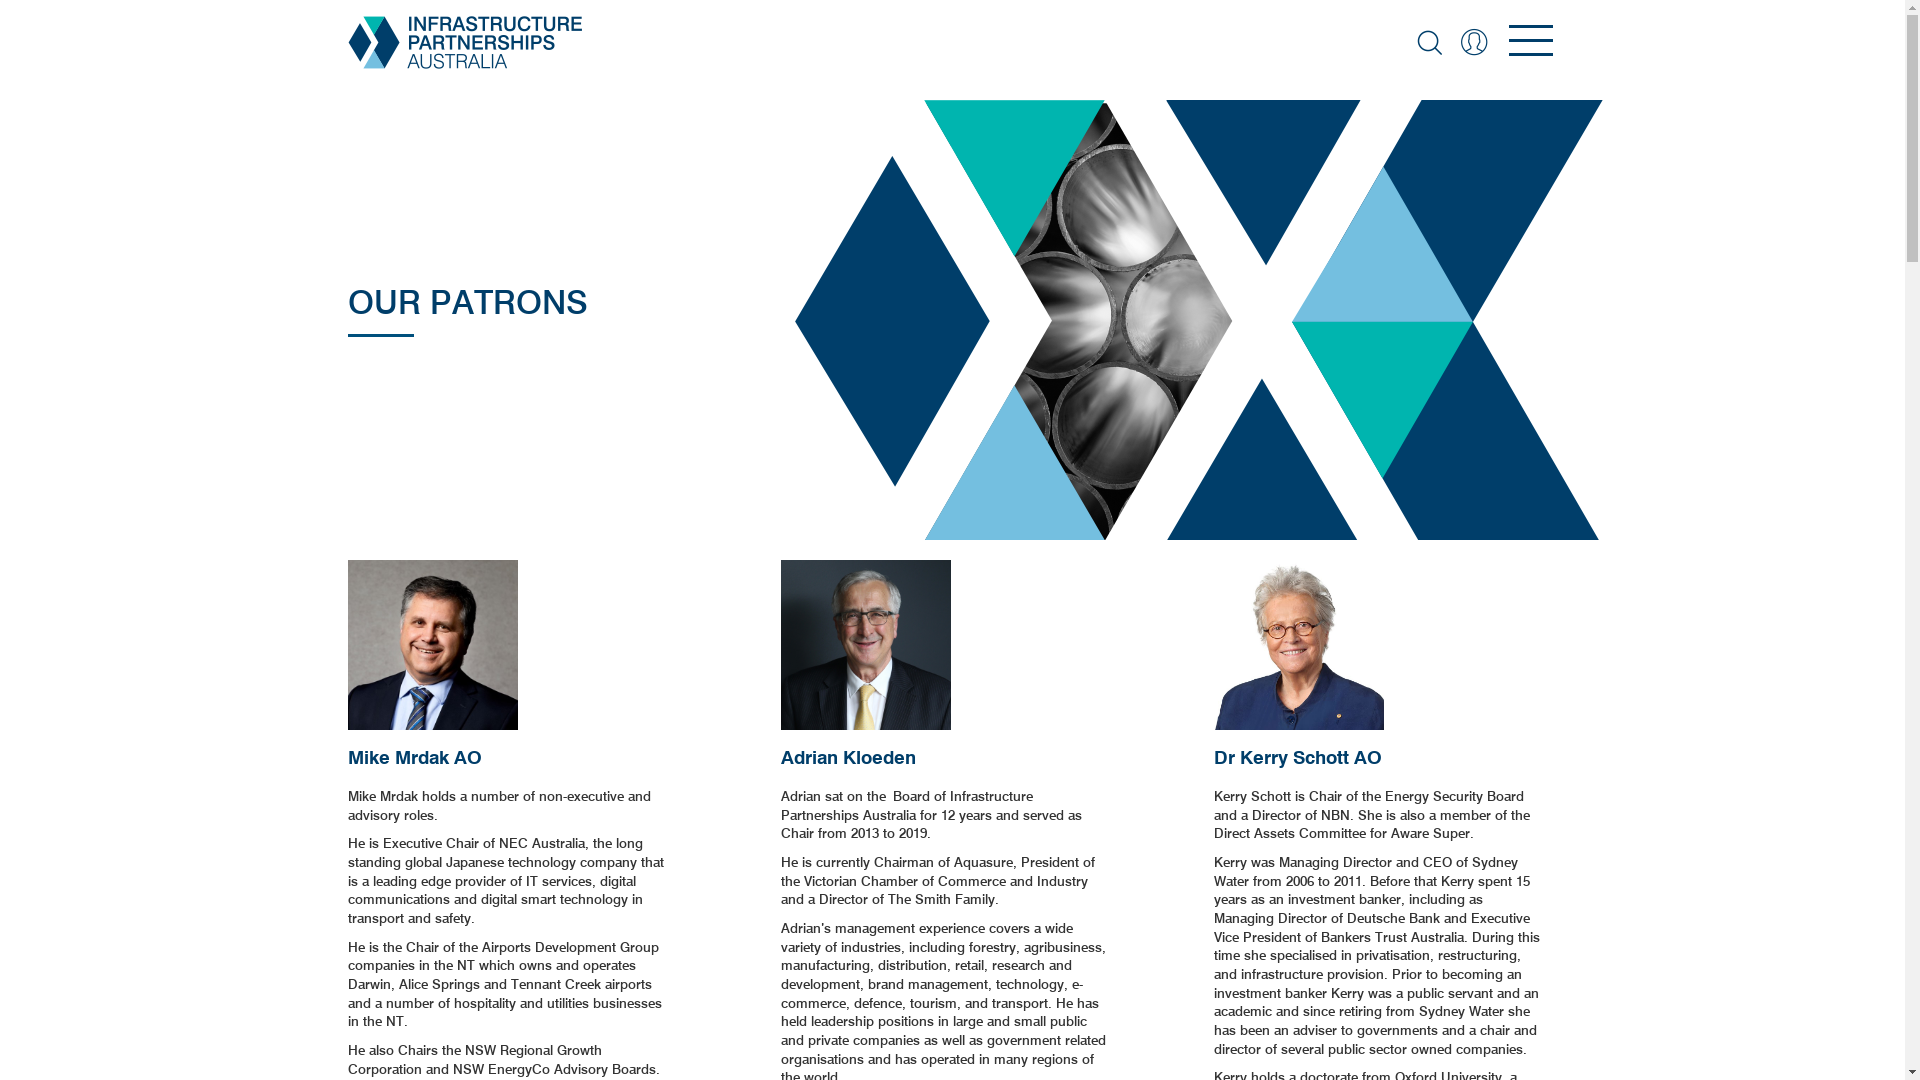  I want to click on 'Login', so click(1473, 42).